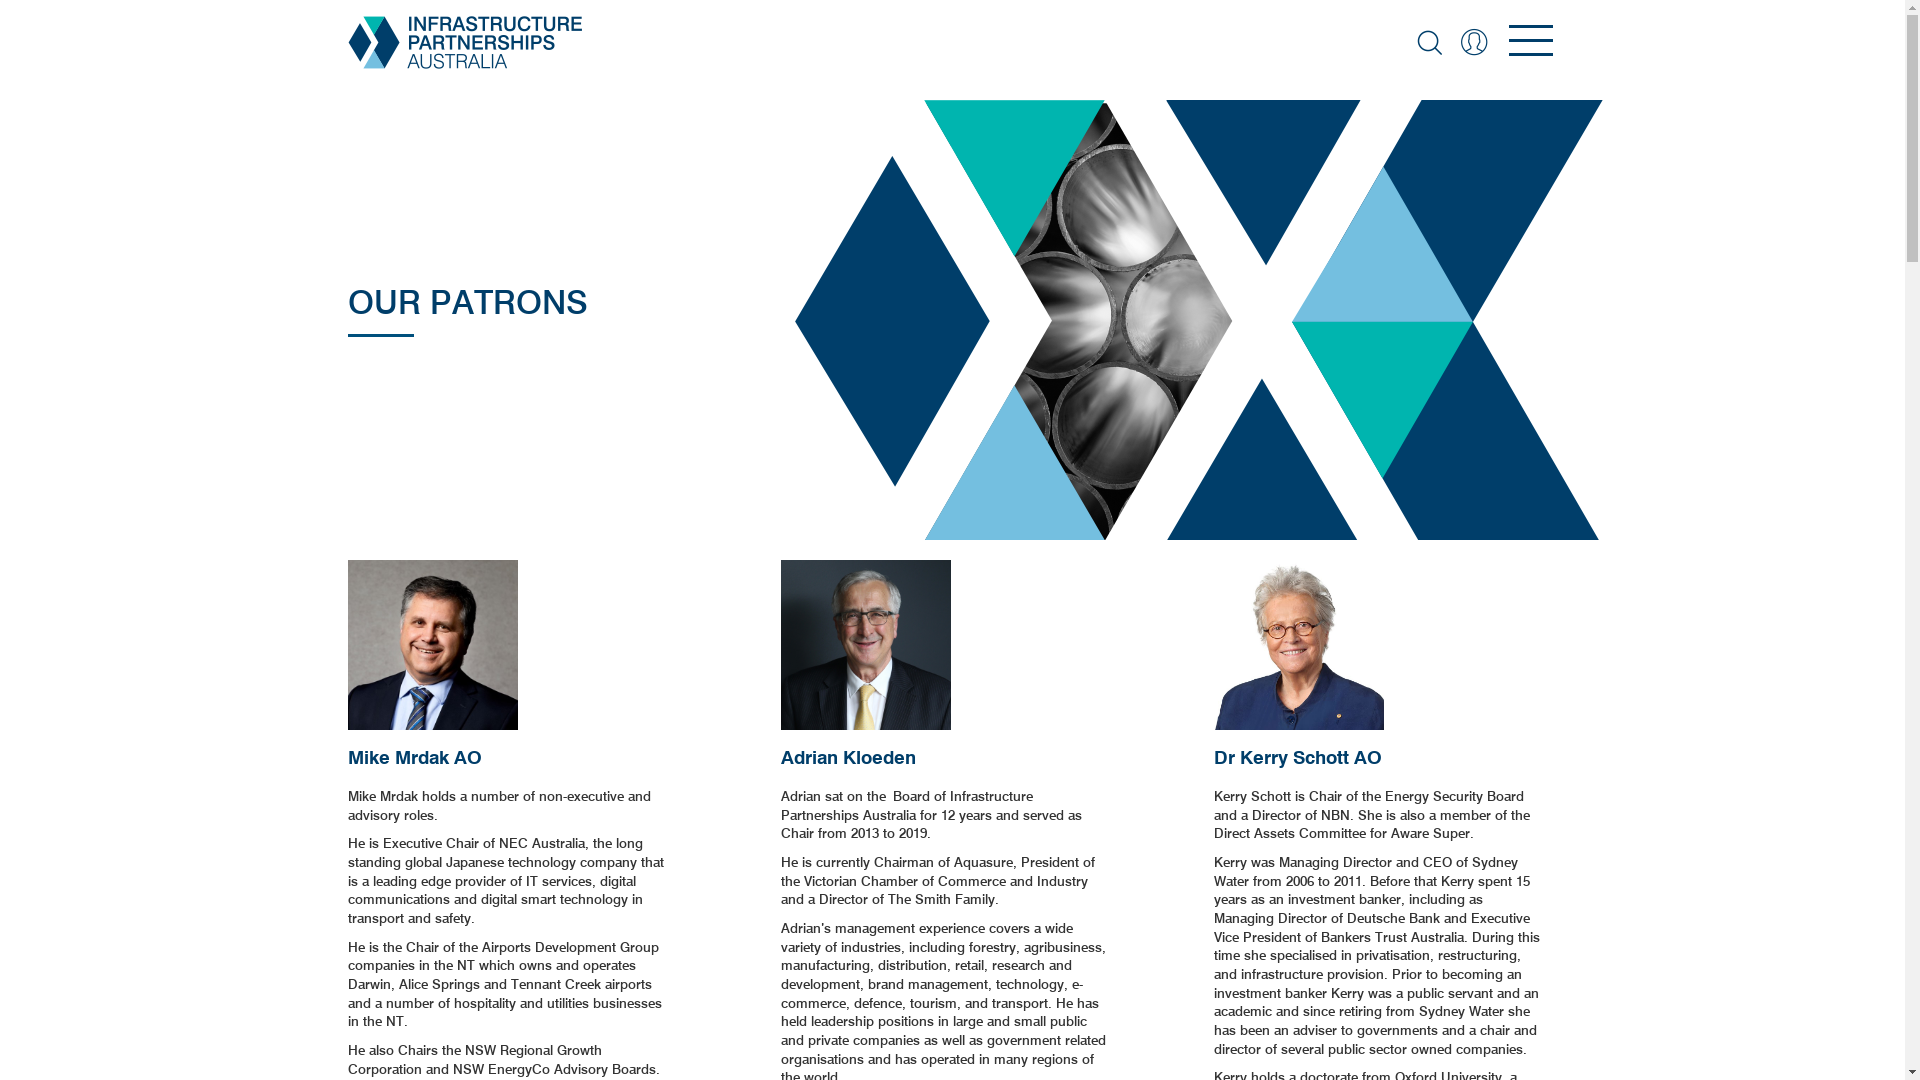  I want to click on 'Login', so click(1473, 42).